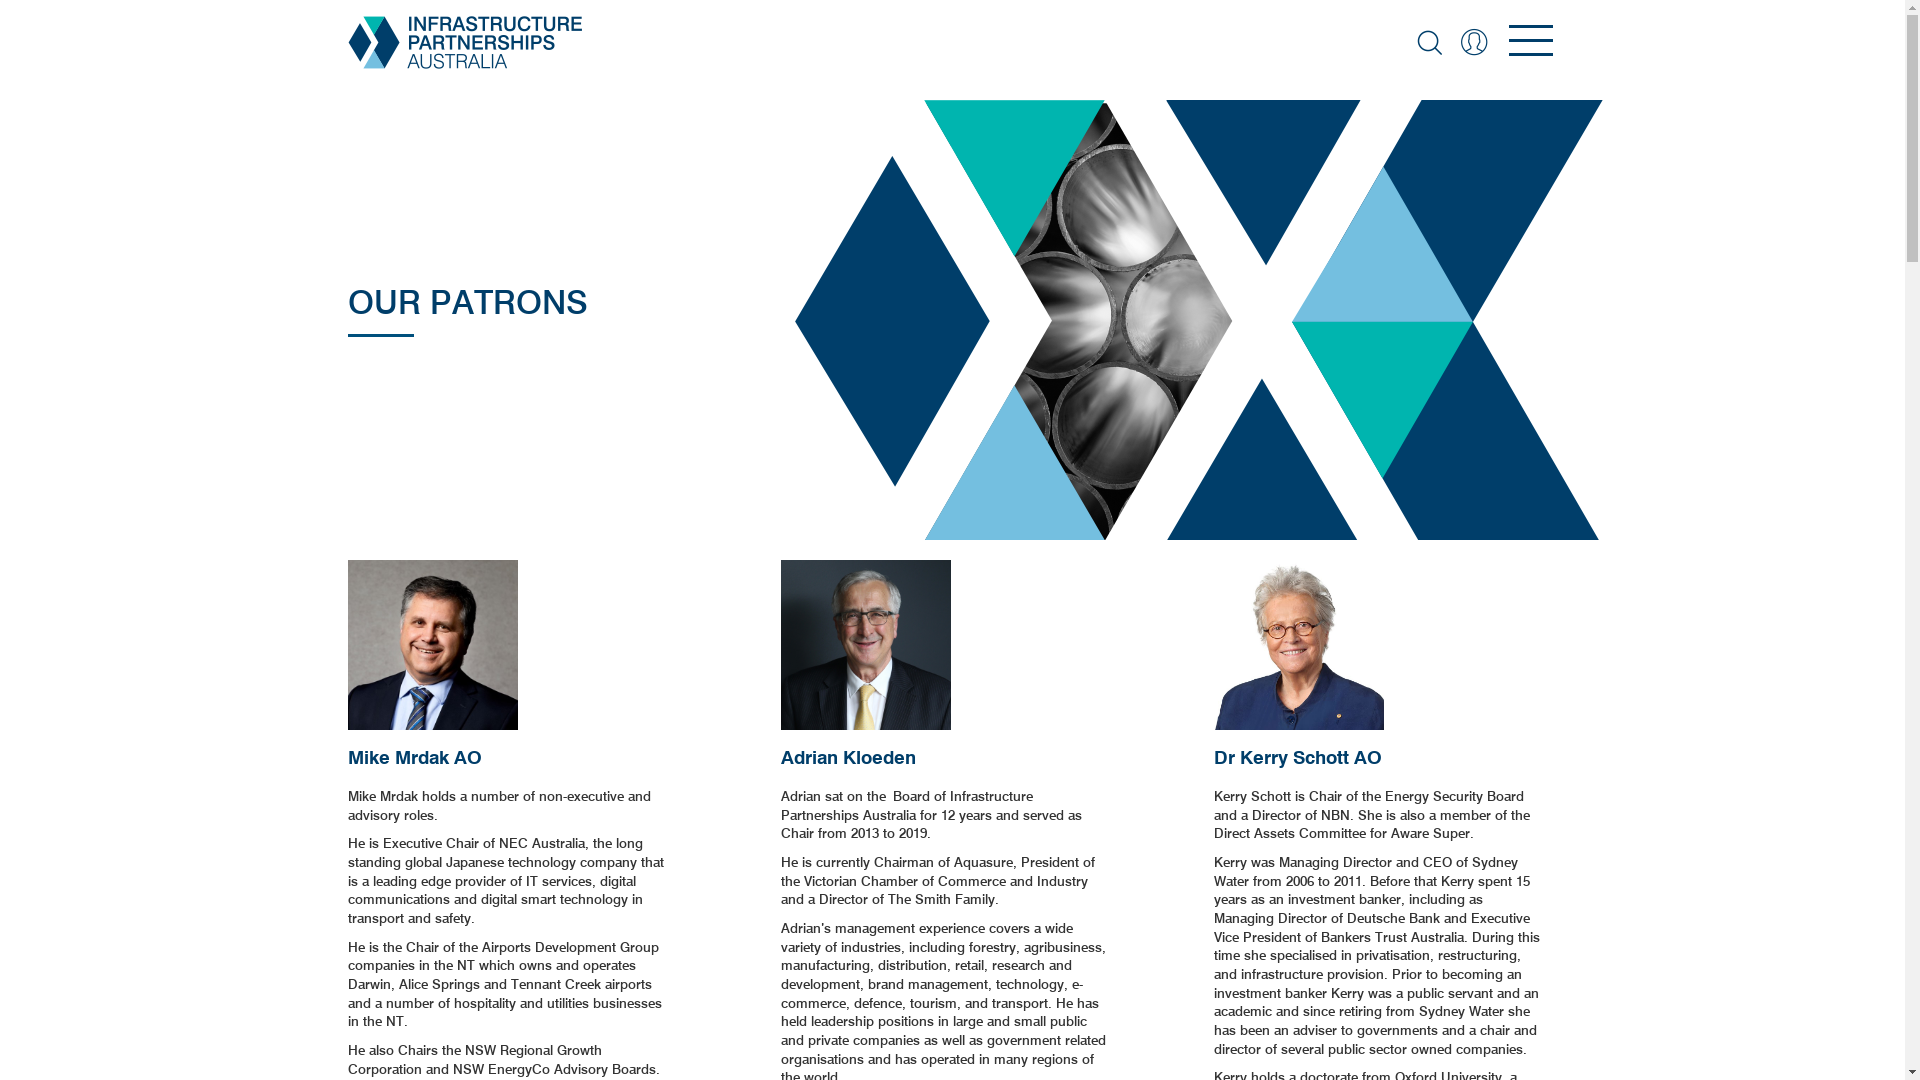  I want to click on 'Login', so click(1473, 42).